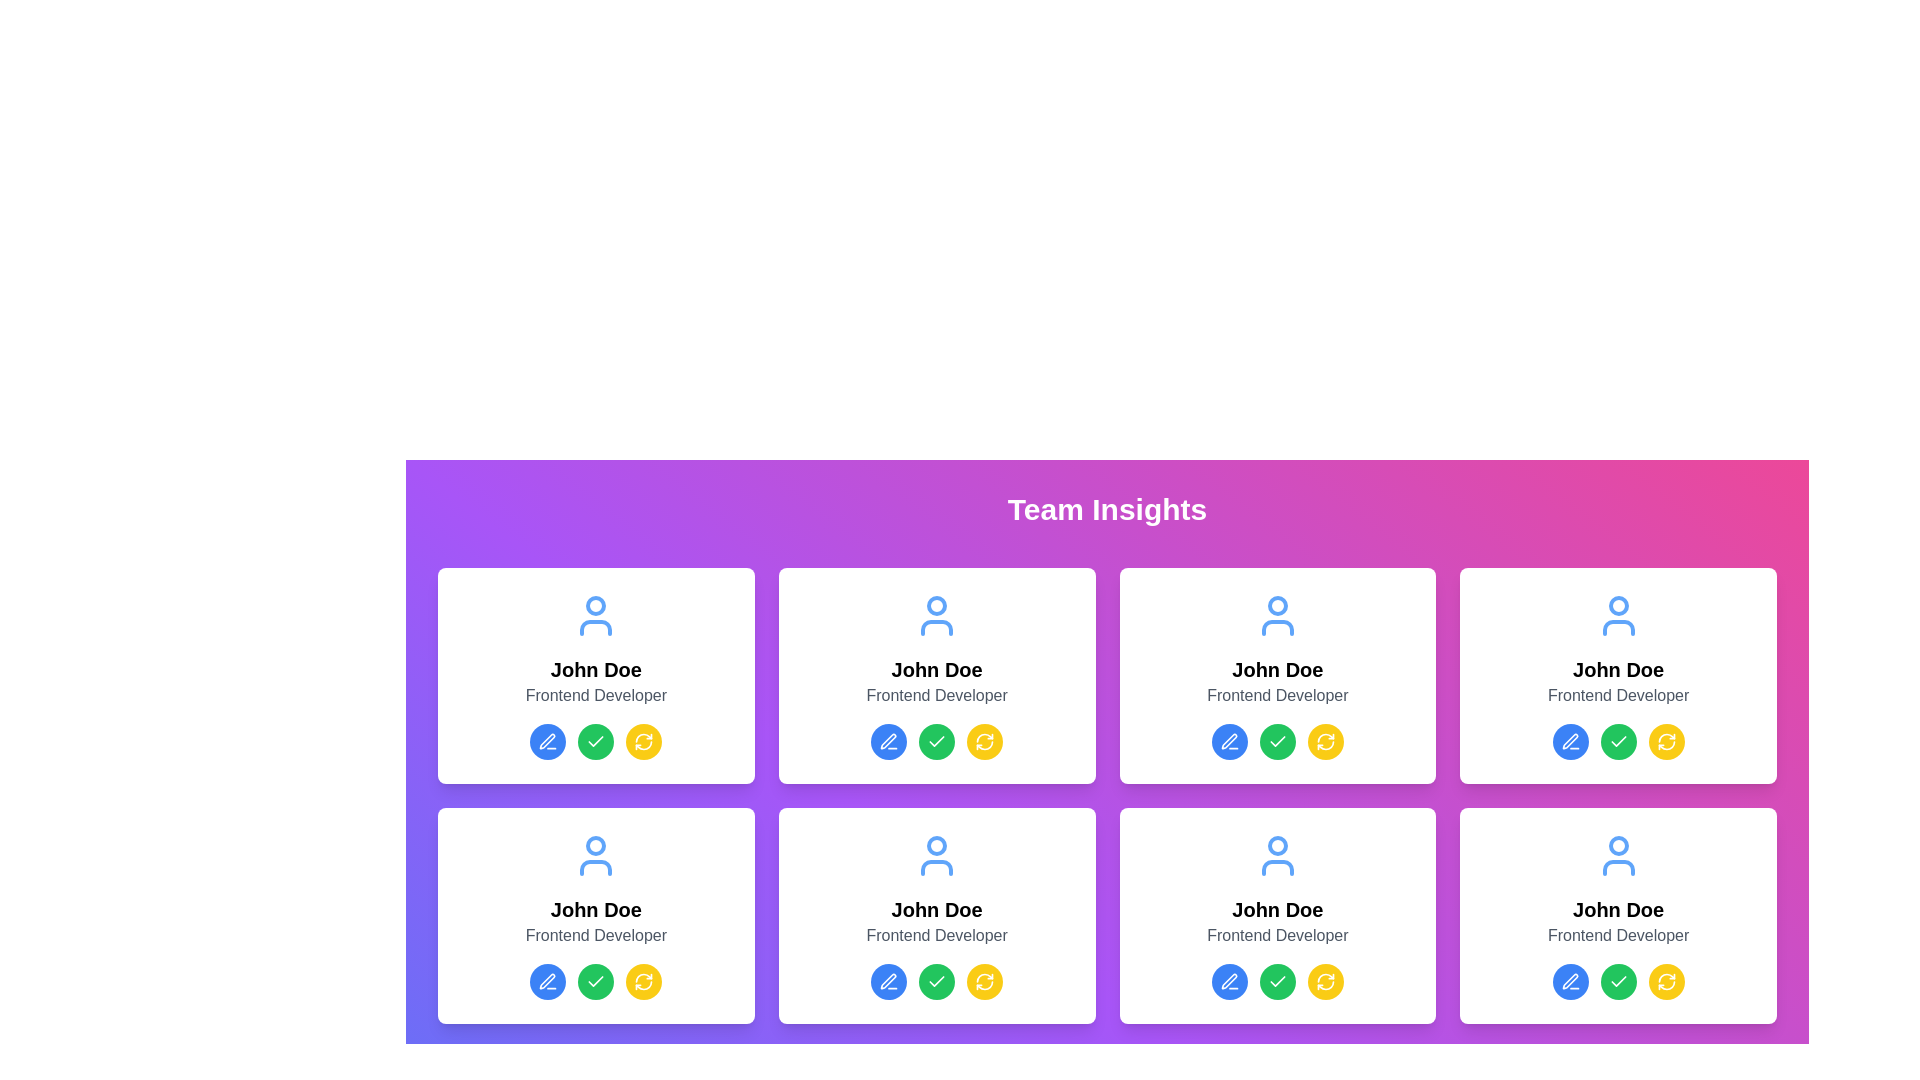 The height and width of the screenshot is (1080, 1920). I want to click on the user profile icon styled as a silhouette, located at the top of the second card in the second row of the 'Team Insights' section, which contains the name 'John Doe' and the job title 'Frontend Developer', so click(595, 855).